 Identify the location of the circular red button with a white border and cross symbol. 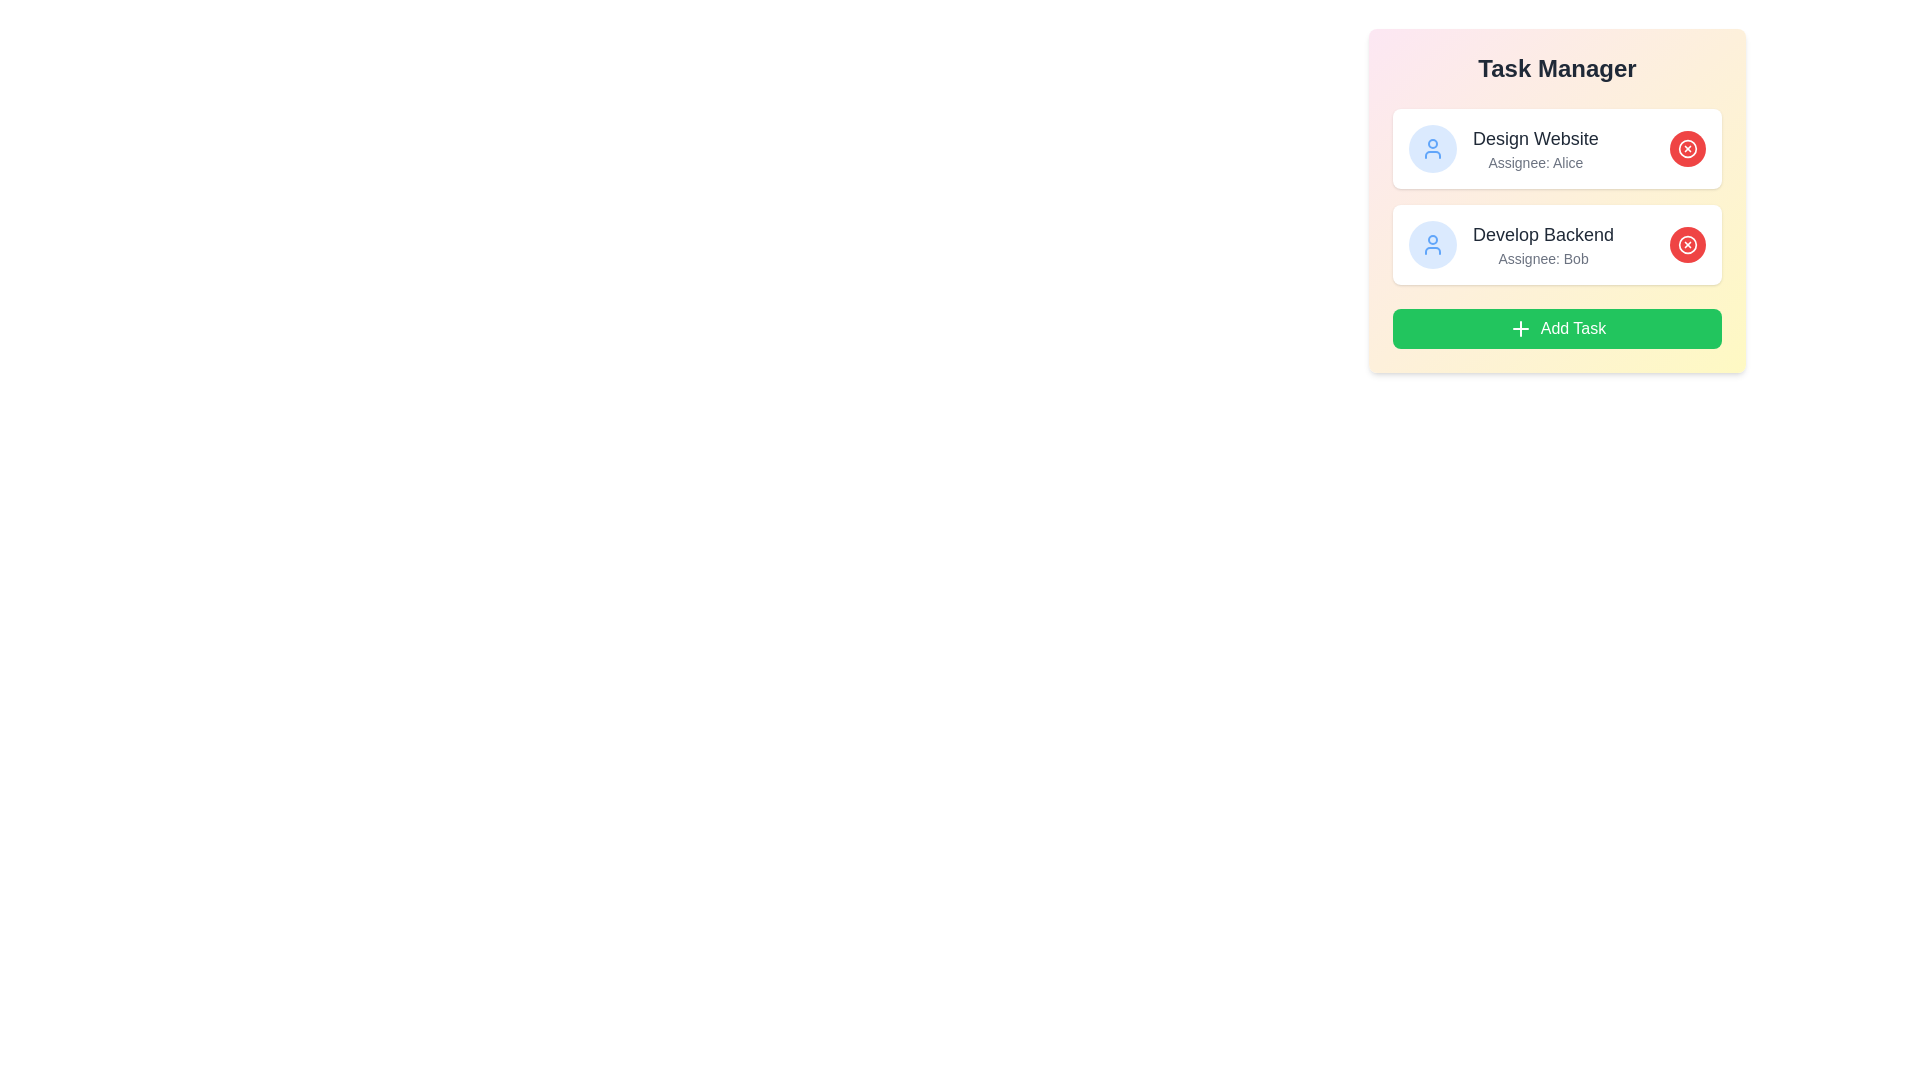
(1687, 244).